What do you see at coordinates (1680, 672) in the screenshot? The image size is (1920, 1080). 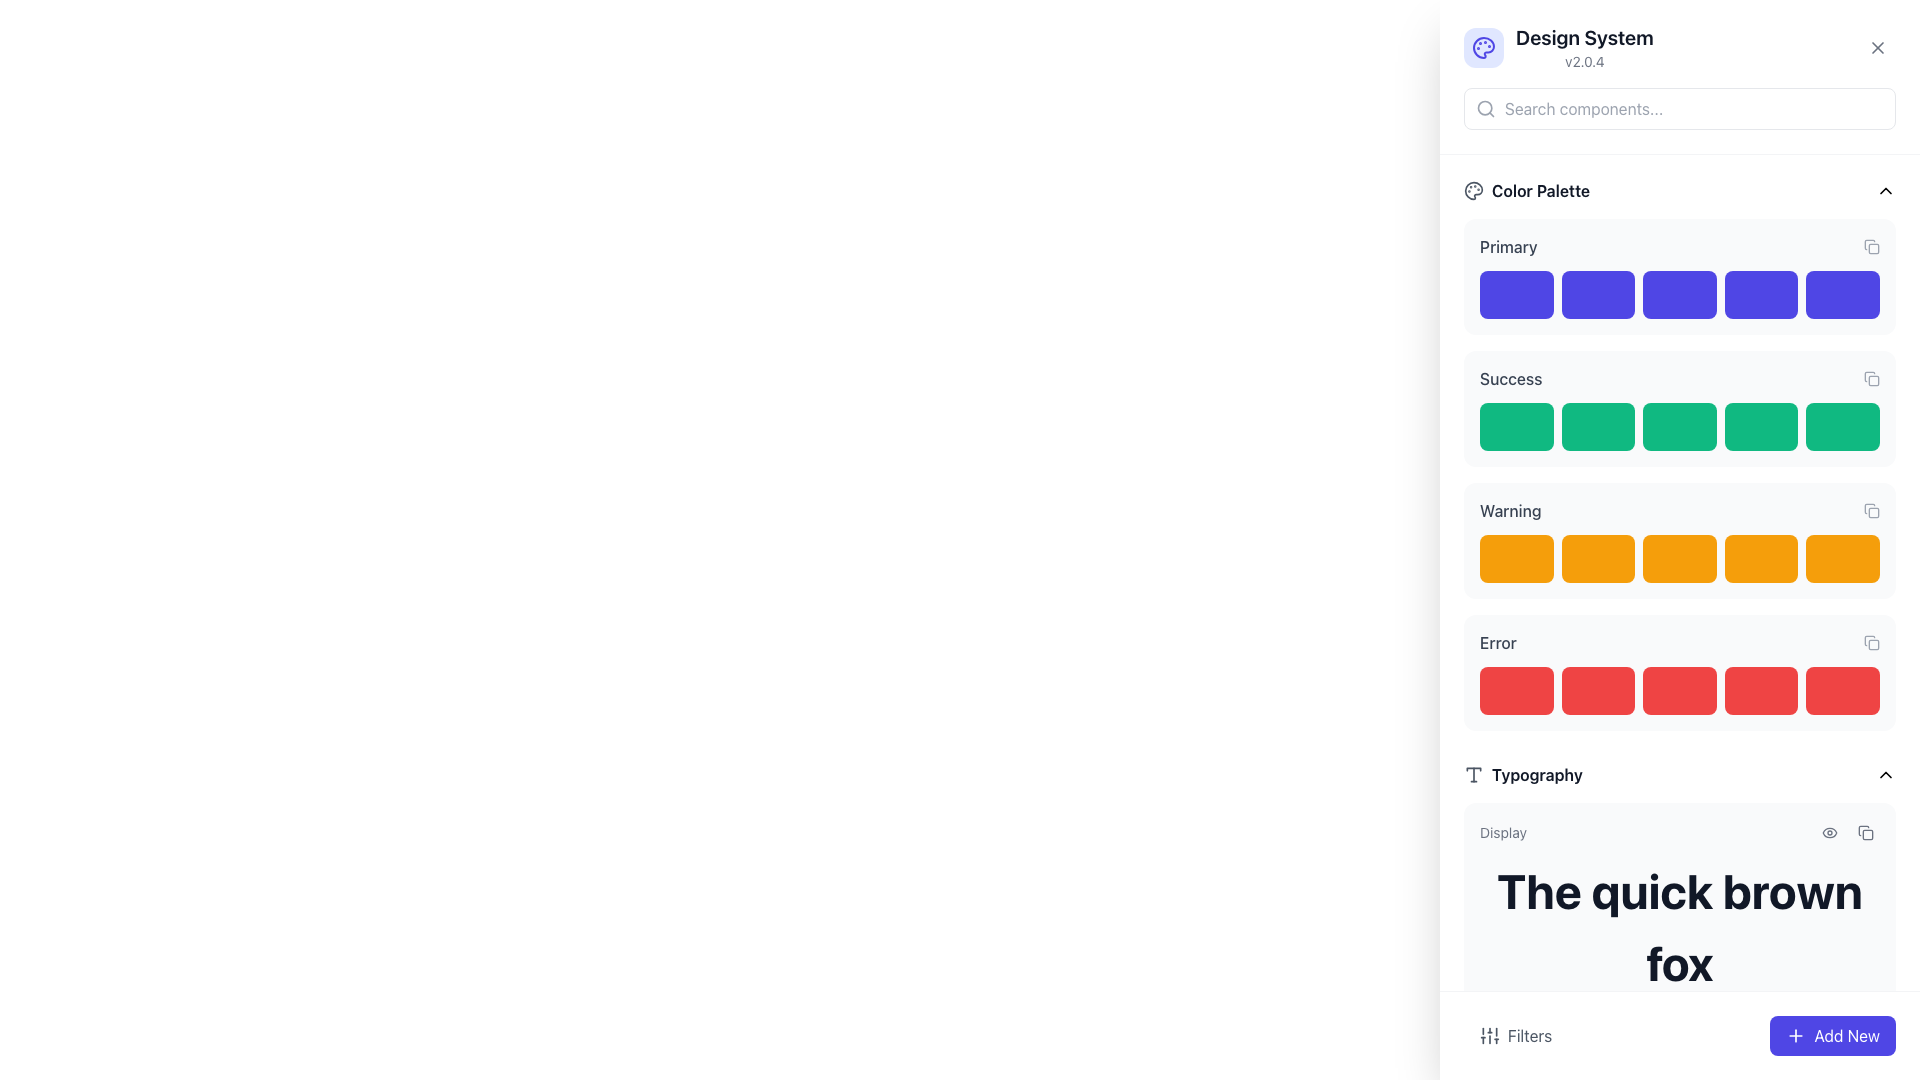 I see `the button representing the 'Error' category` at bounding box center [1680, 672].